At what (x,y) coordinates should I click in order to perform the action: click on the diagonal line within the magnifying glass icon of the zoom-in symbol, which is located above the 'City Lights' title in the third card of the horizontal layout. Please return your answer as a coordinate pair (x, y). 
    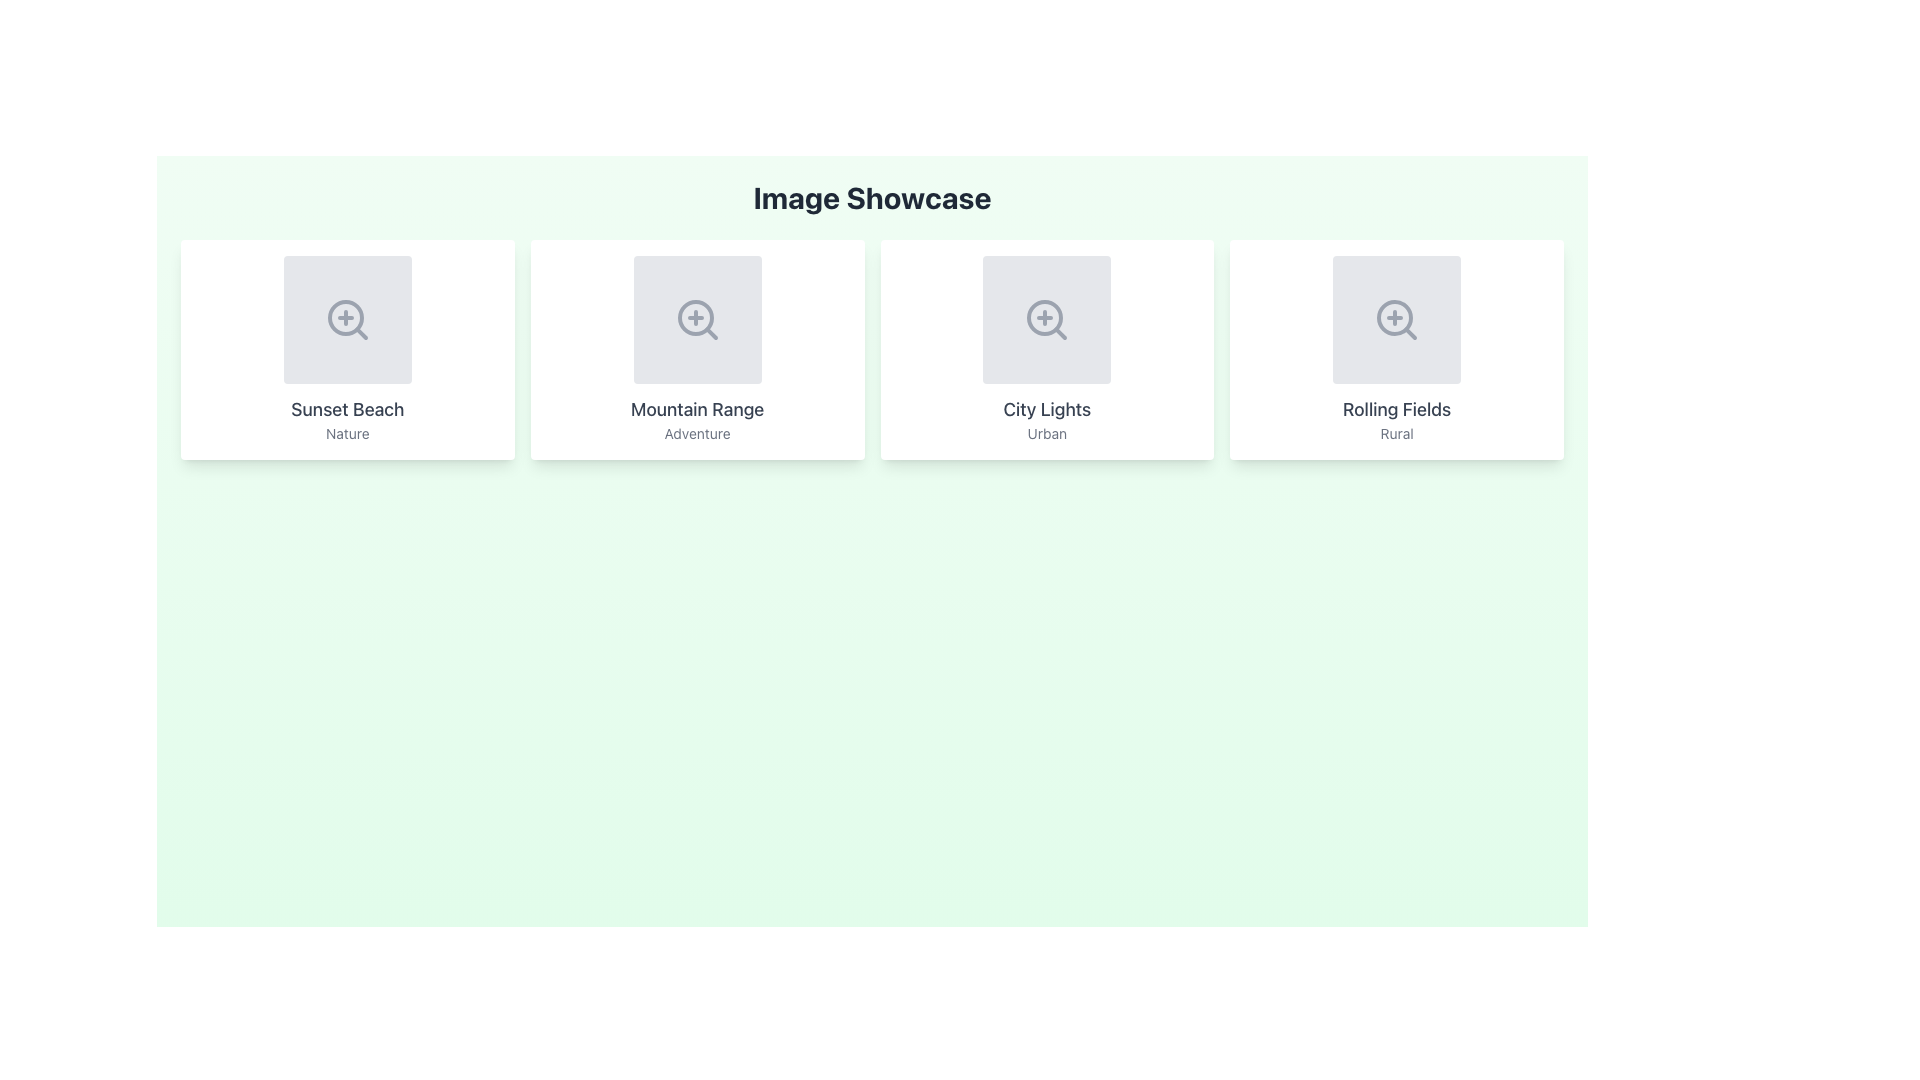
    Looking at the image, I should click on (1059, 332).